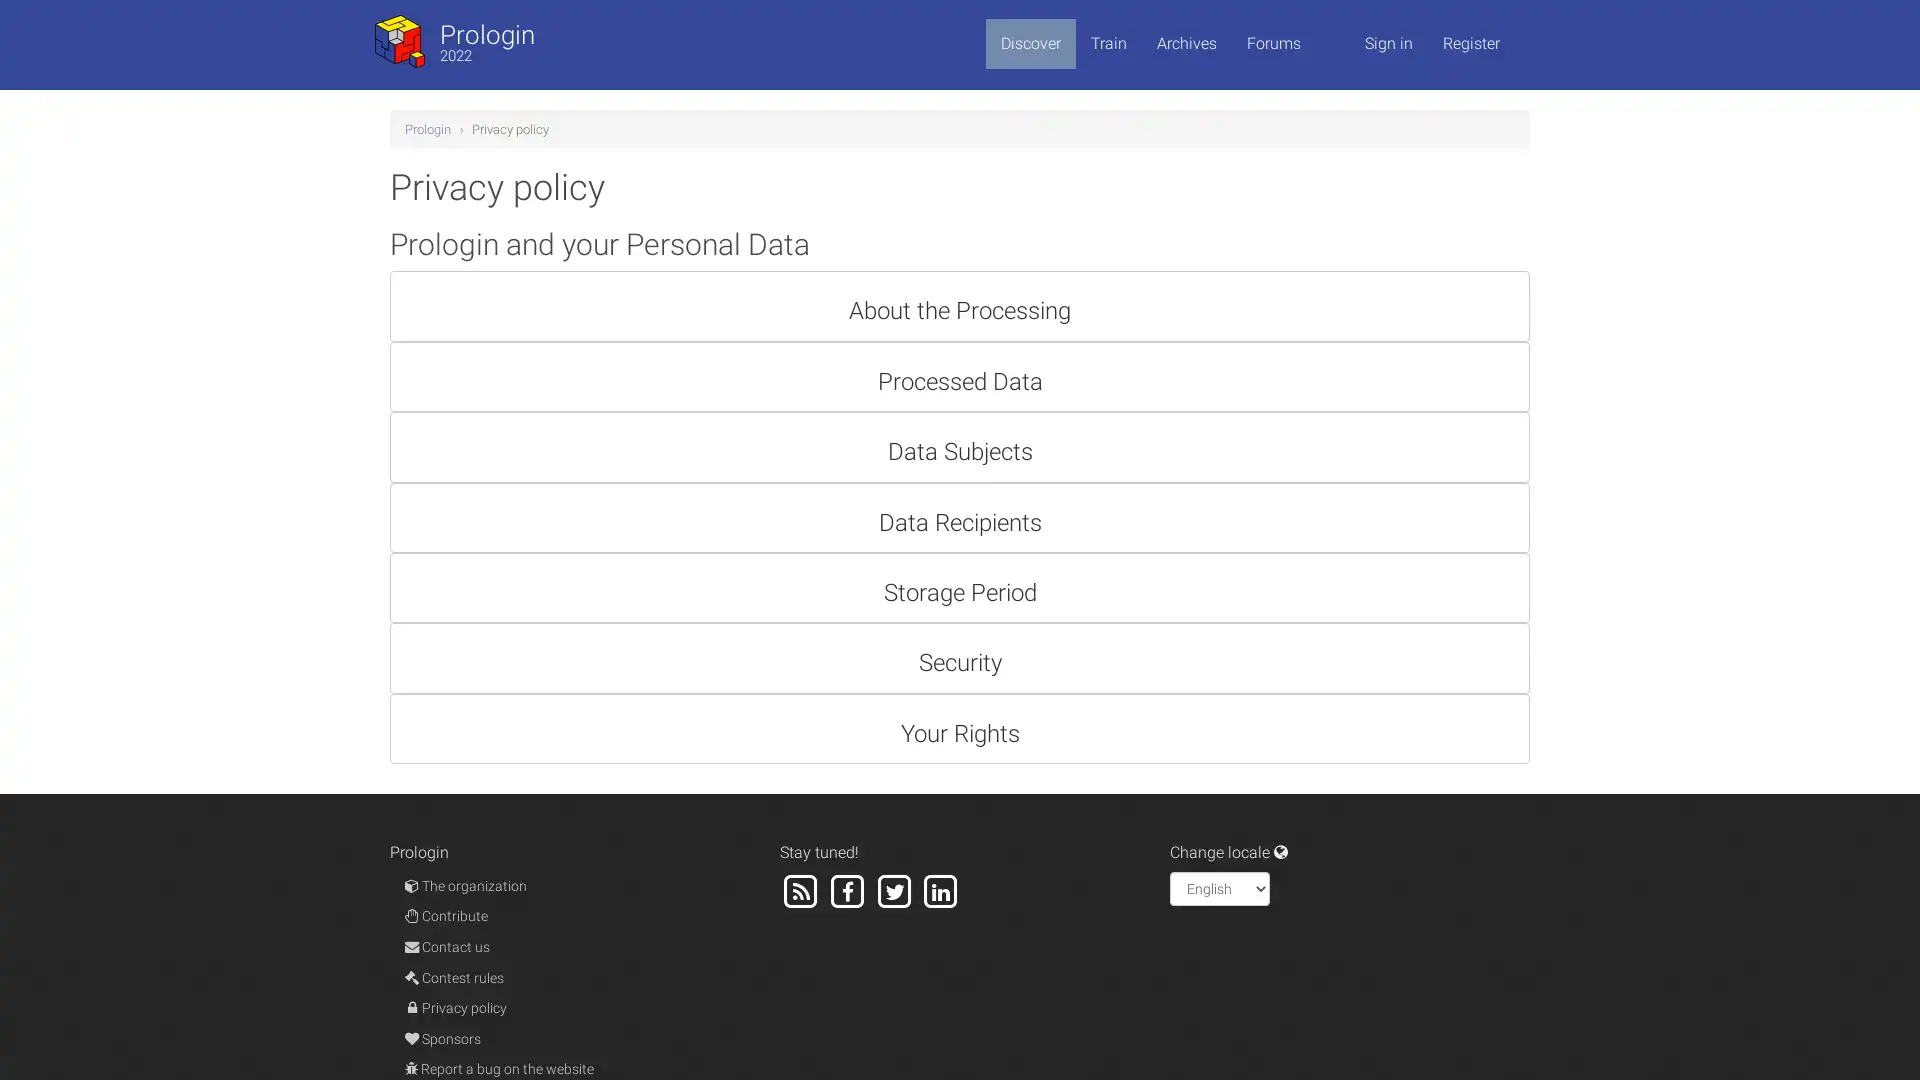 The height and width of the screenshot is (1080, 1920). Describe the element at coordinates (960, 586) in the screenshot. I see `Storage Period` at that location.